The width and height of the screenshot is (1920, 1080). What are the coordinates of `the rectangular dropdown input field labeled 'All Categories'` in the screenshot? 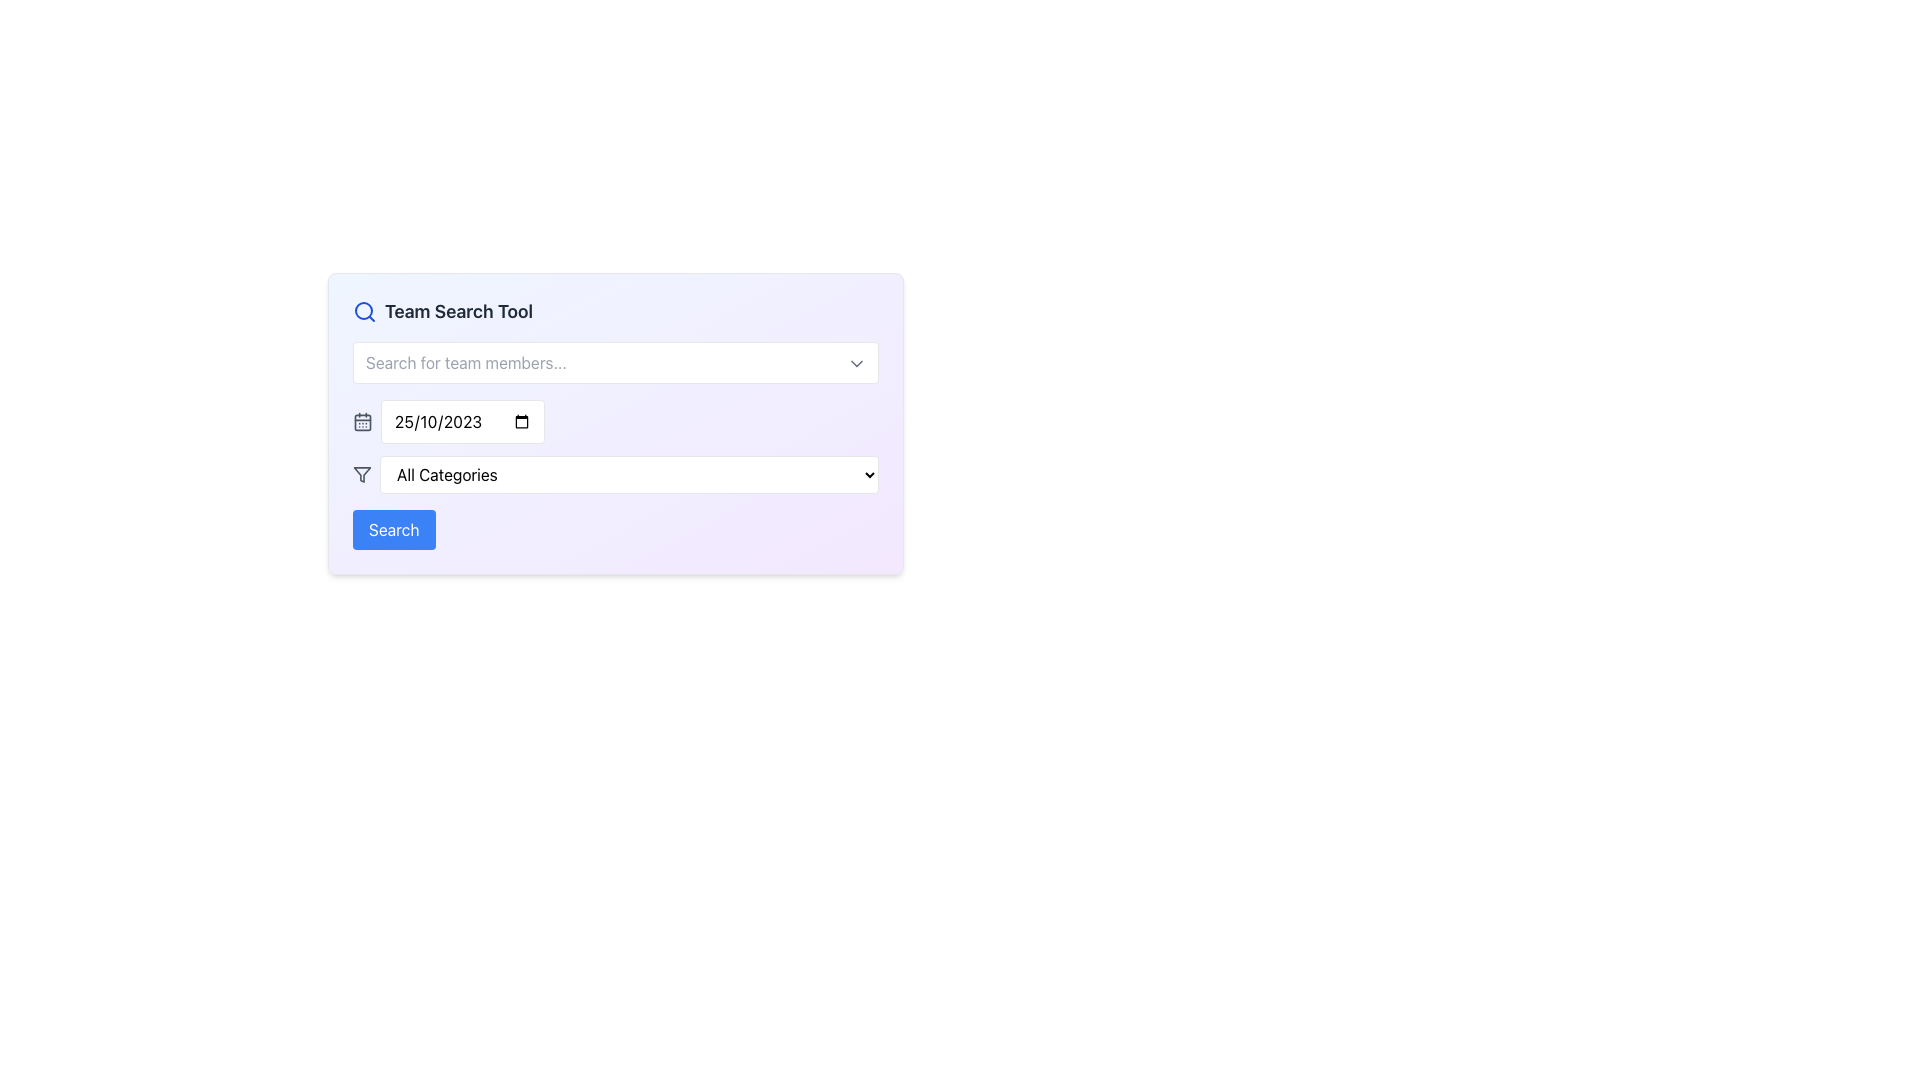 It's located at (614, 474).